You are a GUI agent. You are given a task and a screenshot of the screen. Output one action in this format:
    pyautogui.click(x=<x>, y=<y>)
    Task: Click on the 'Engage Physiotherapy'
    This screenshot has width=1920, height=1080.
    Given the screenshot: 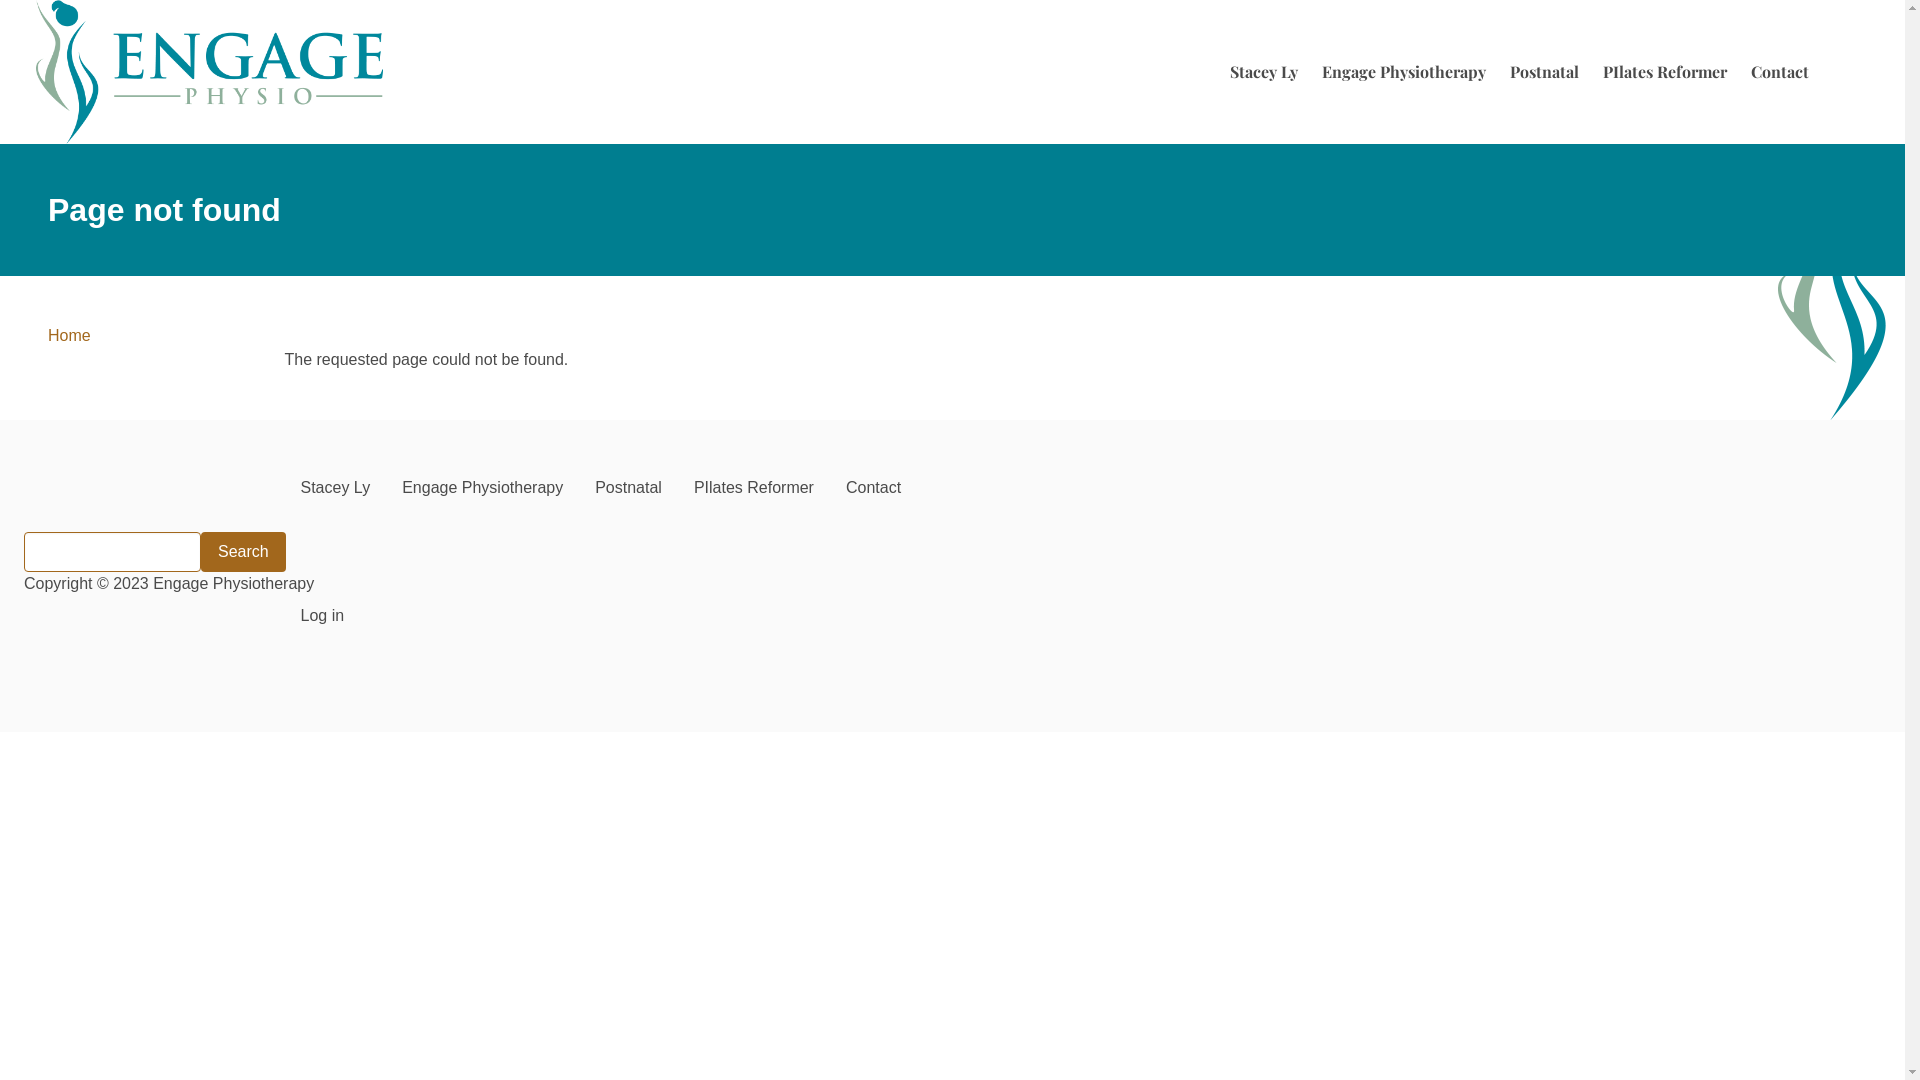 What is the action you would take?
    pyautogui.click(x=482, y=488)
    